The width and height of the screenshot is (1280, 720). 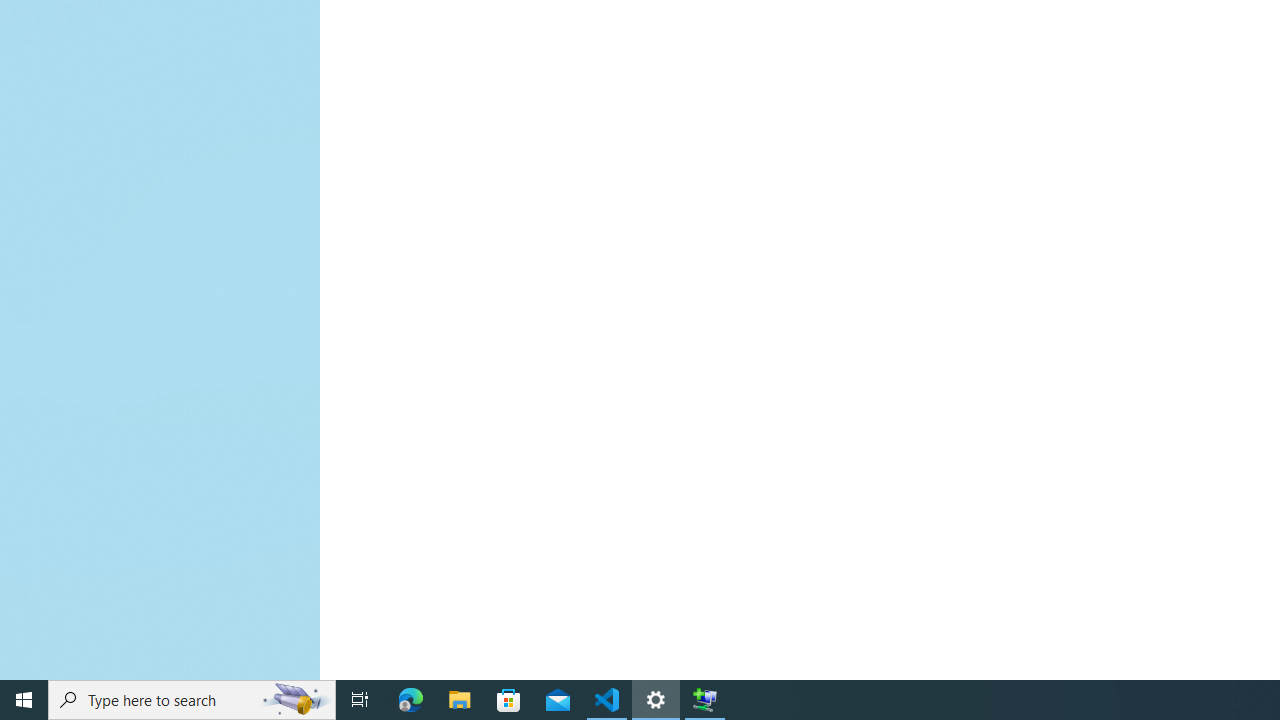 What do you see at coordinates (656, 698) in the screenshot?
I see `'Settings - 1 running window'` at bounding box center [656, 698].